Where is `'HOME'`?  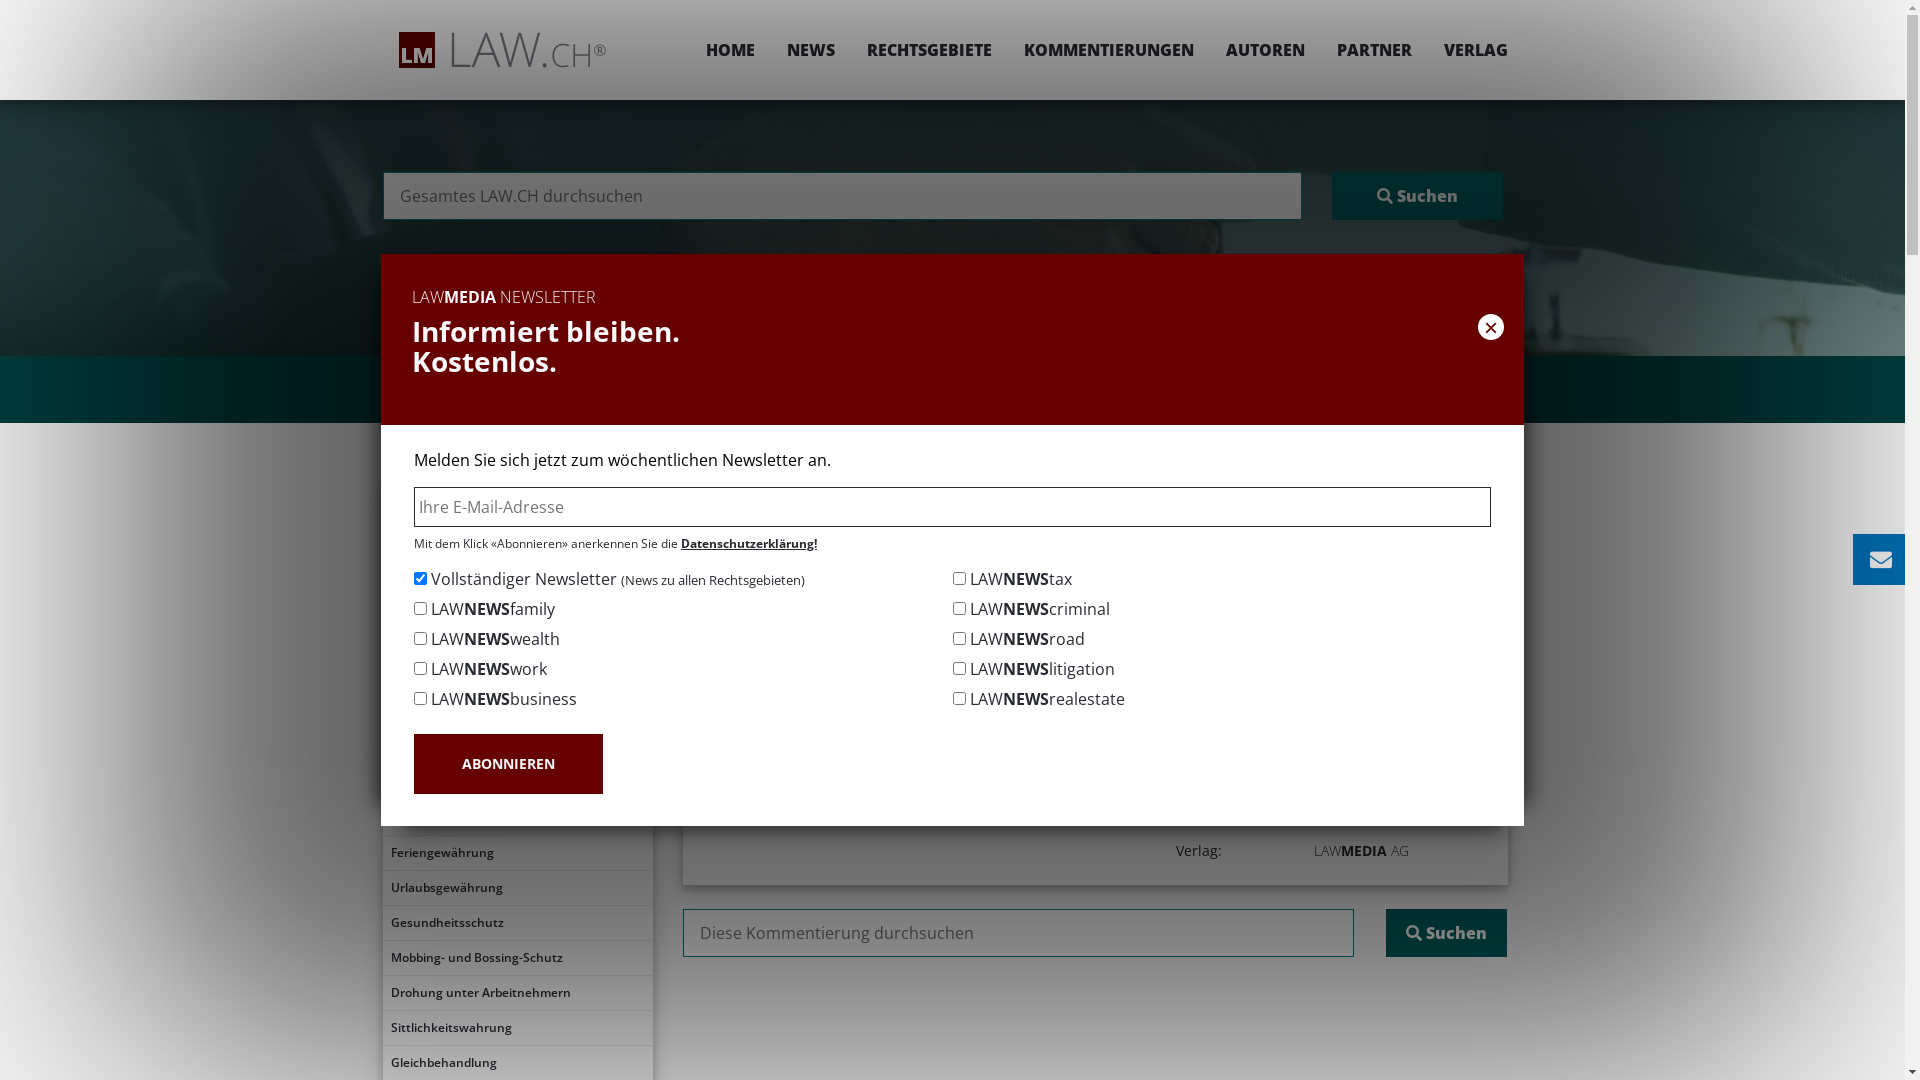
'HOME' is located at coordinates (690, 49).